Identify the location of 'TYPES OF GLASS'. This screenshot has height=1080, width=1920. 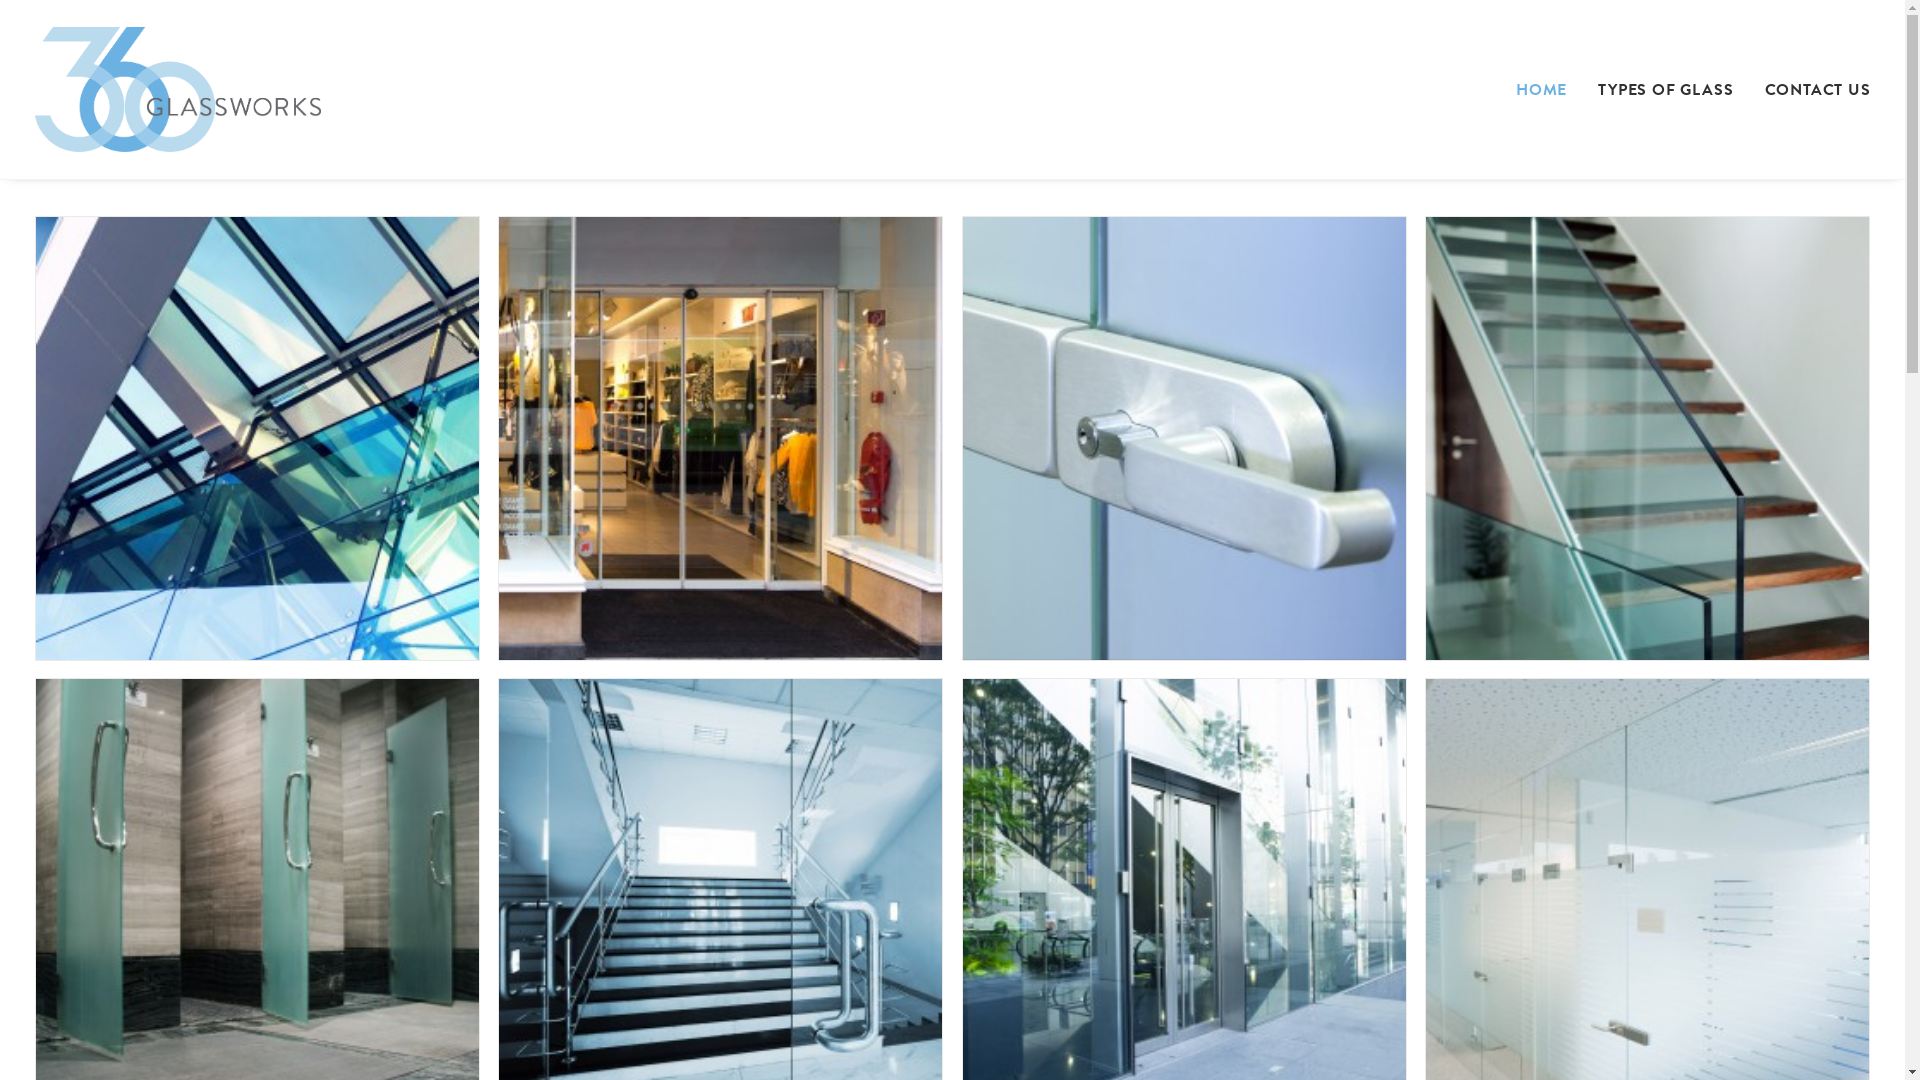
(1665, 88).